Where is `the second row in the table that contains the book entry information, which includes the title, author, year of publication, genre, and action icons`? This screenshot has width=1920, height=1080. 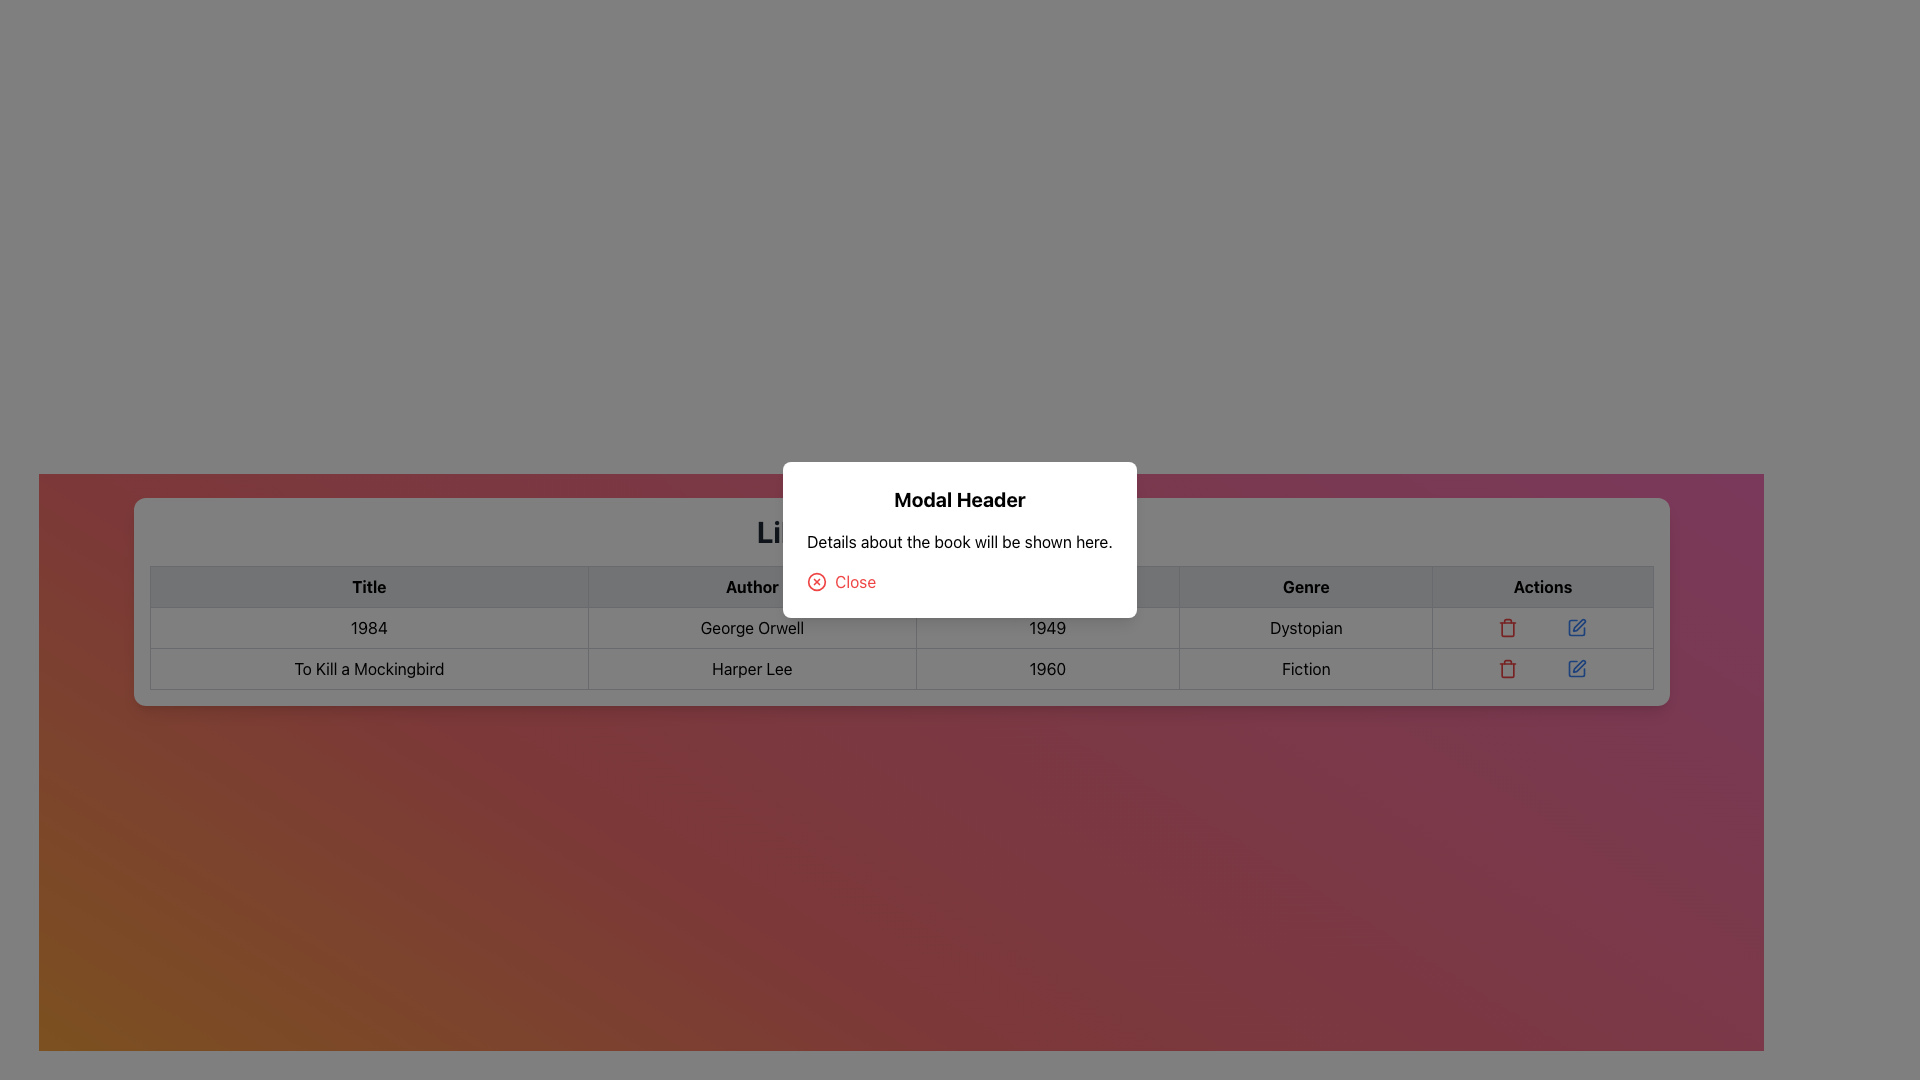 the second row in the table that contains the book entry information, which includes the title, author, year of publication, genre, and action icons is located at coordinates (900, 668).